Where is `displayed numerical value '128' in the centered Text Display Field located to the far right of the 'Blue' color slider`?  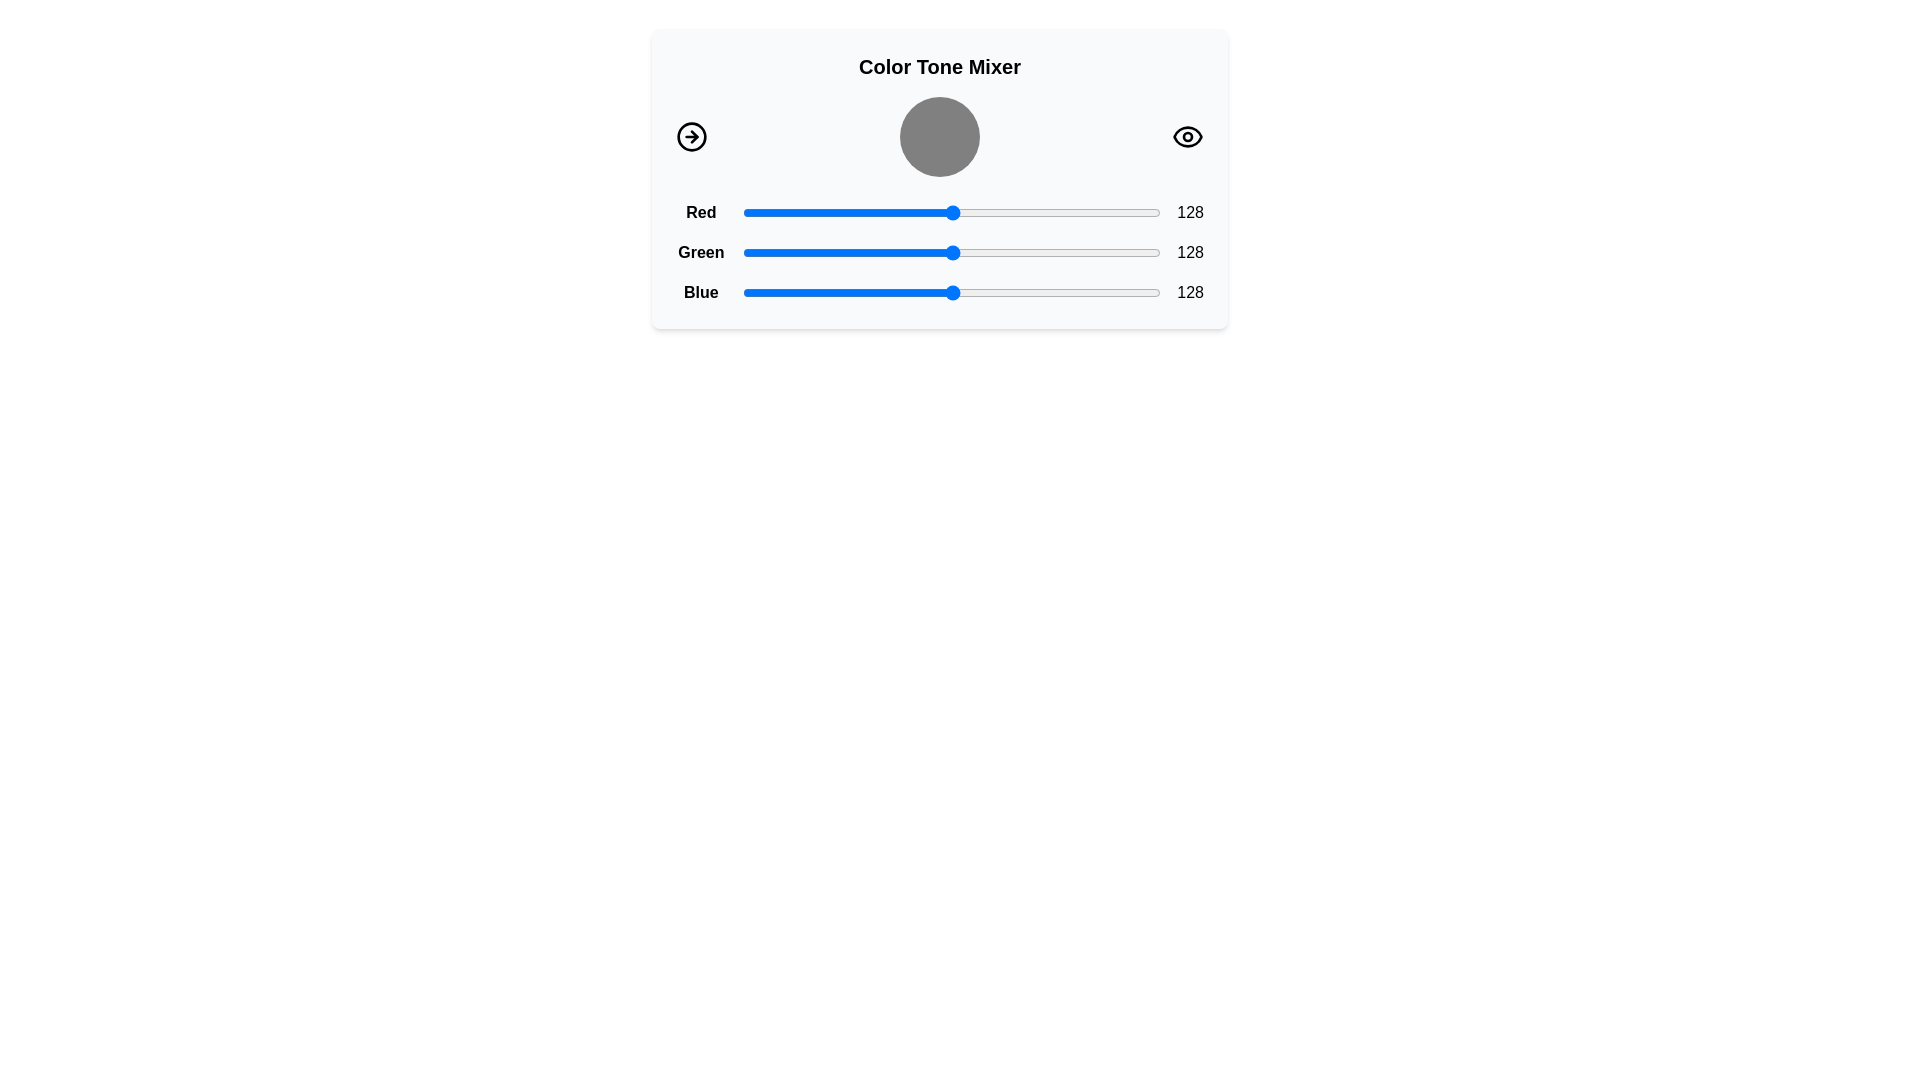
displayed numerical value '128' in the centered Text Display Field located to the far right of the 'Blue' color slider is located at coordinates (1190, 293).